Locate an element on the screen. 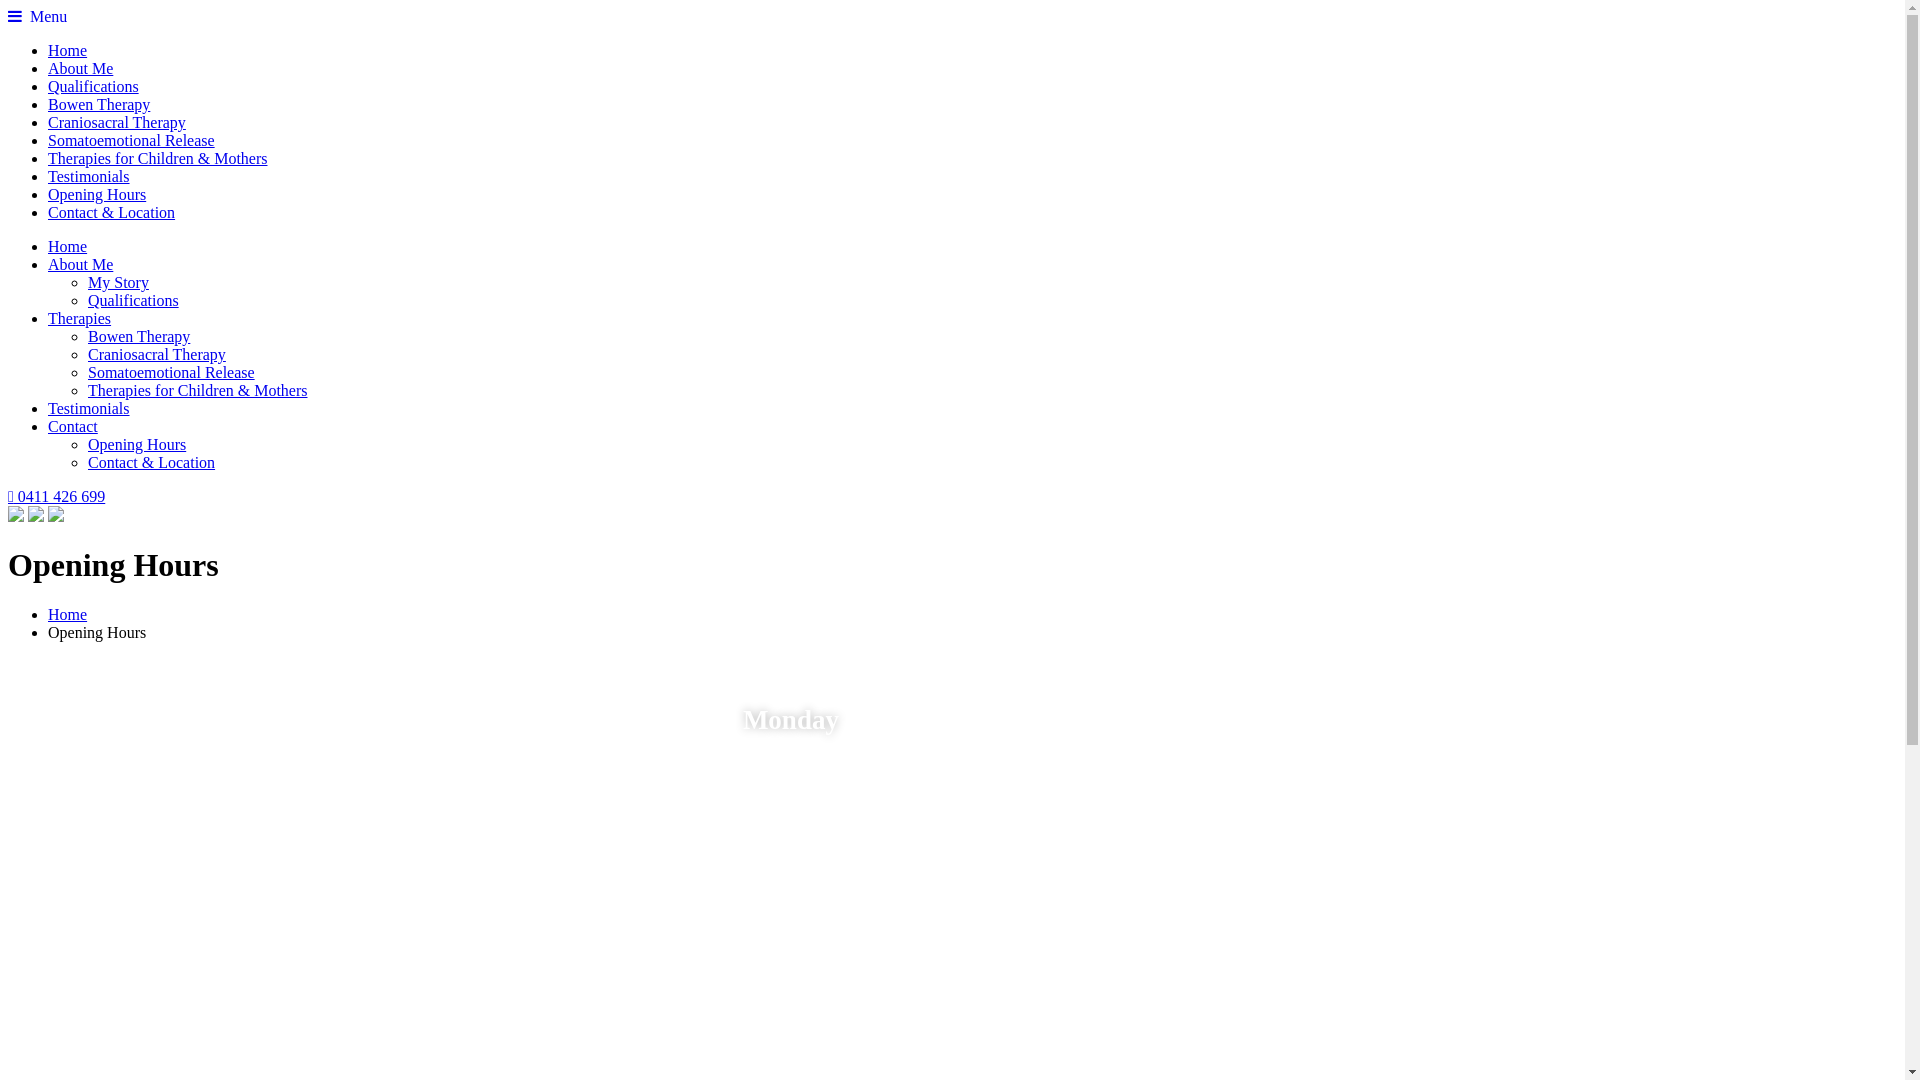 The width and height of the screenshot is (1920, 1080). 'Craniosacral Therapy' is located at coordinates (115, 122).